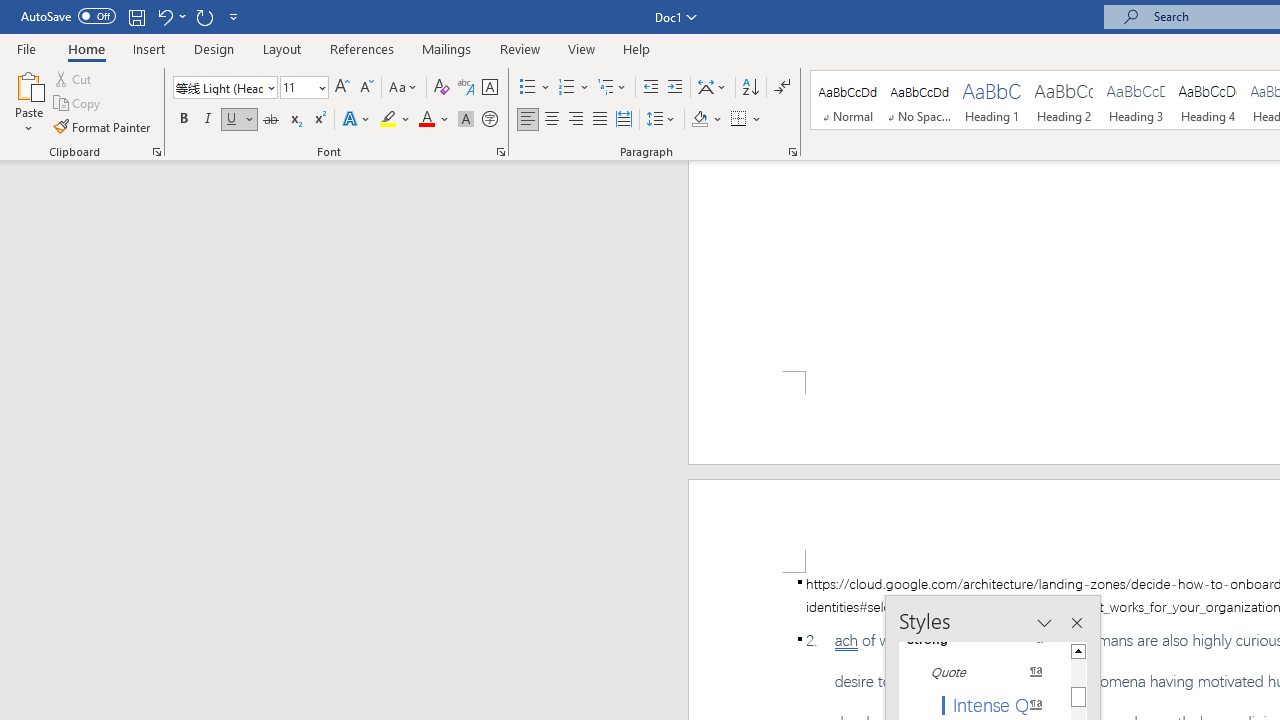 This screenshot has width=1280, height=720. I want to click on 'Superscript', so click(318, 119).